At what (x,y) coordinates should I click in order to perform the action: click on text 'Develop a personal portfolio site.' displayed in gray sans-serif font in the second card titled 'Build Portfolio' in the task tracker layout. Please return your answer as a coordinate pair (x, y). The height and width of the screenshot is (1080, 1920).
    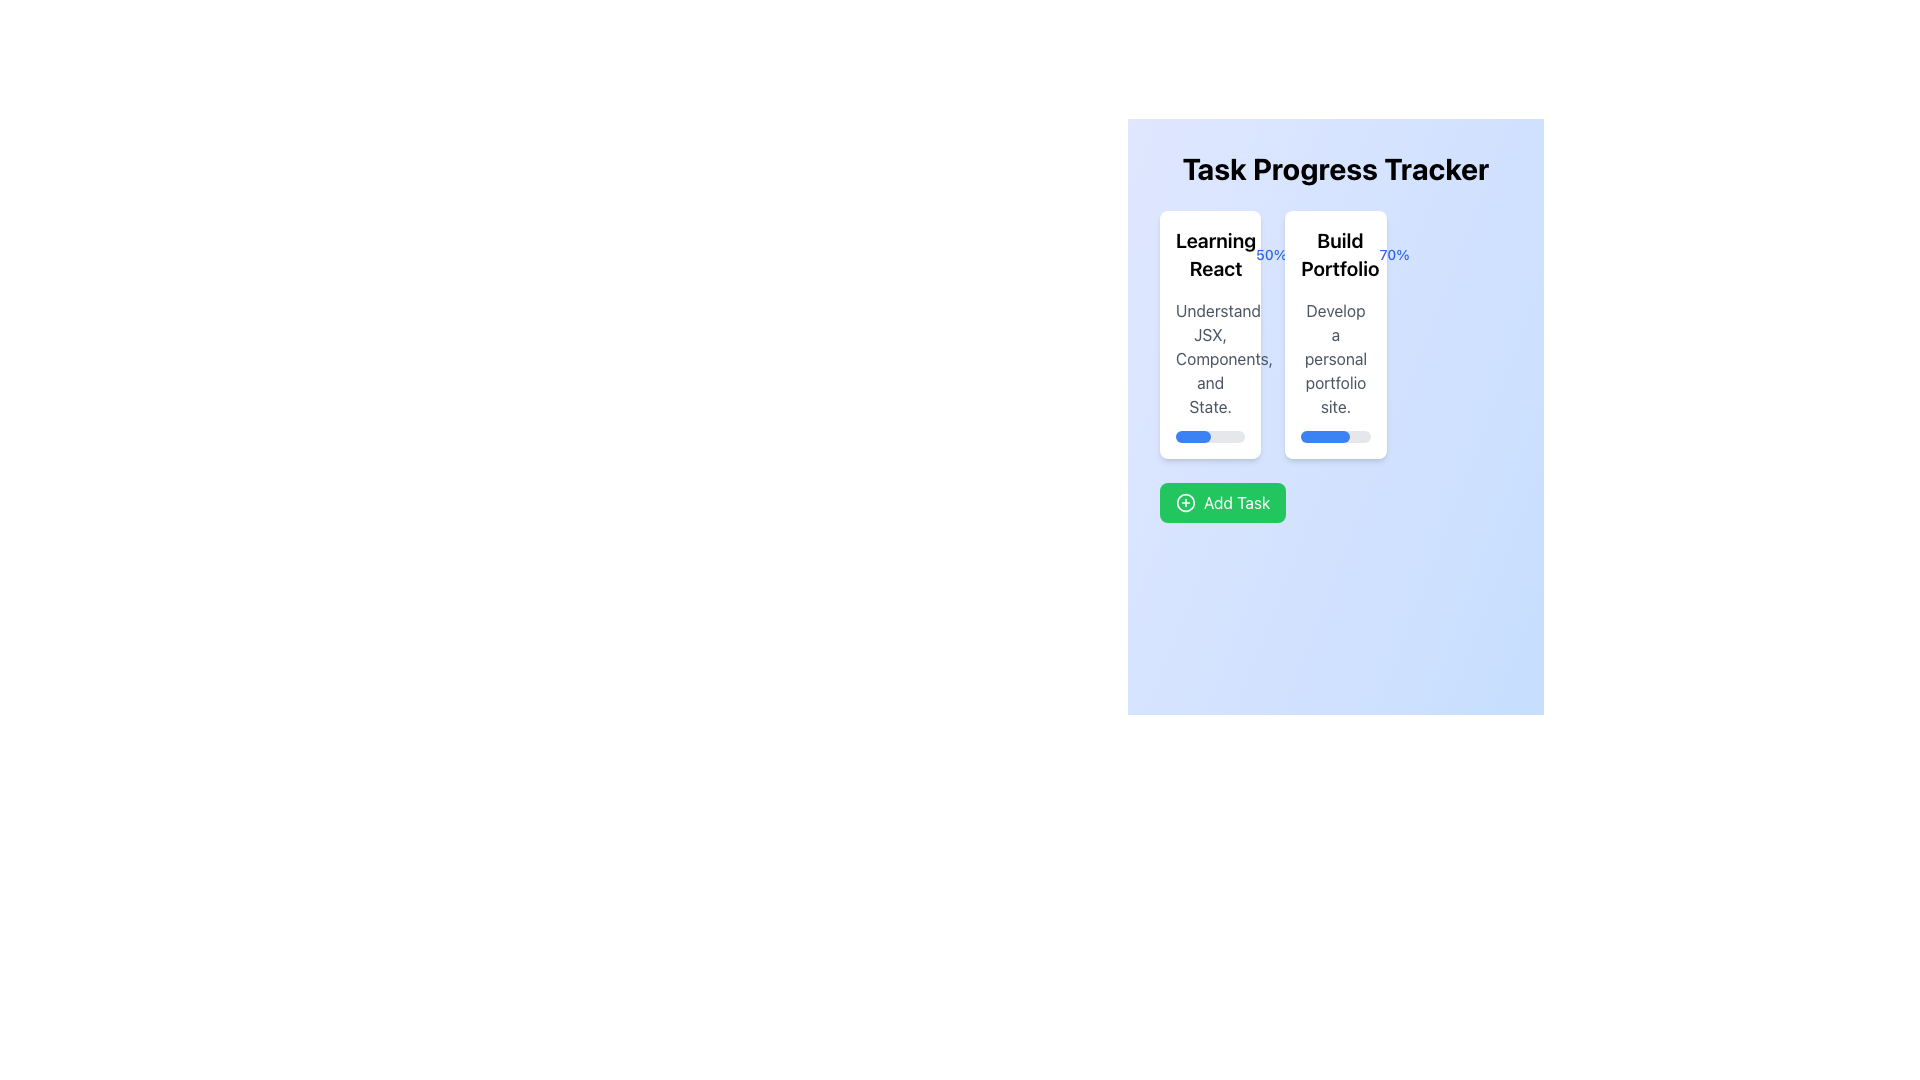
    Looking at the image, I should click on (1335, 357).